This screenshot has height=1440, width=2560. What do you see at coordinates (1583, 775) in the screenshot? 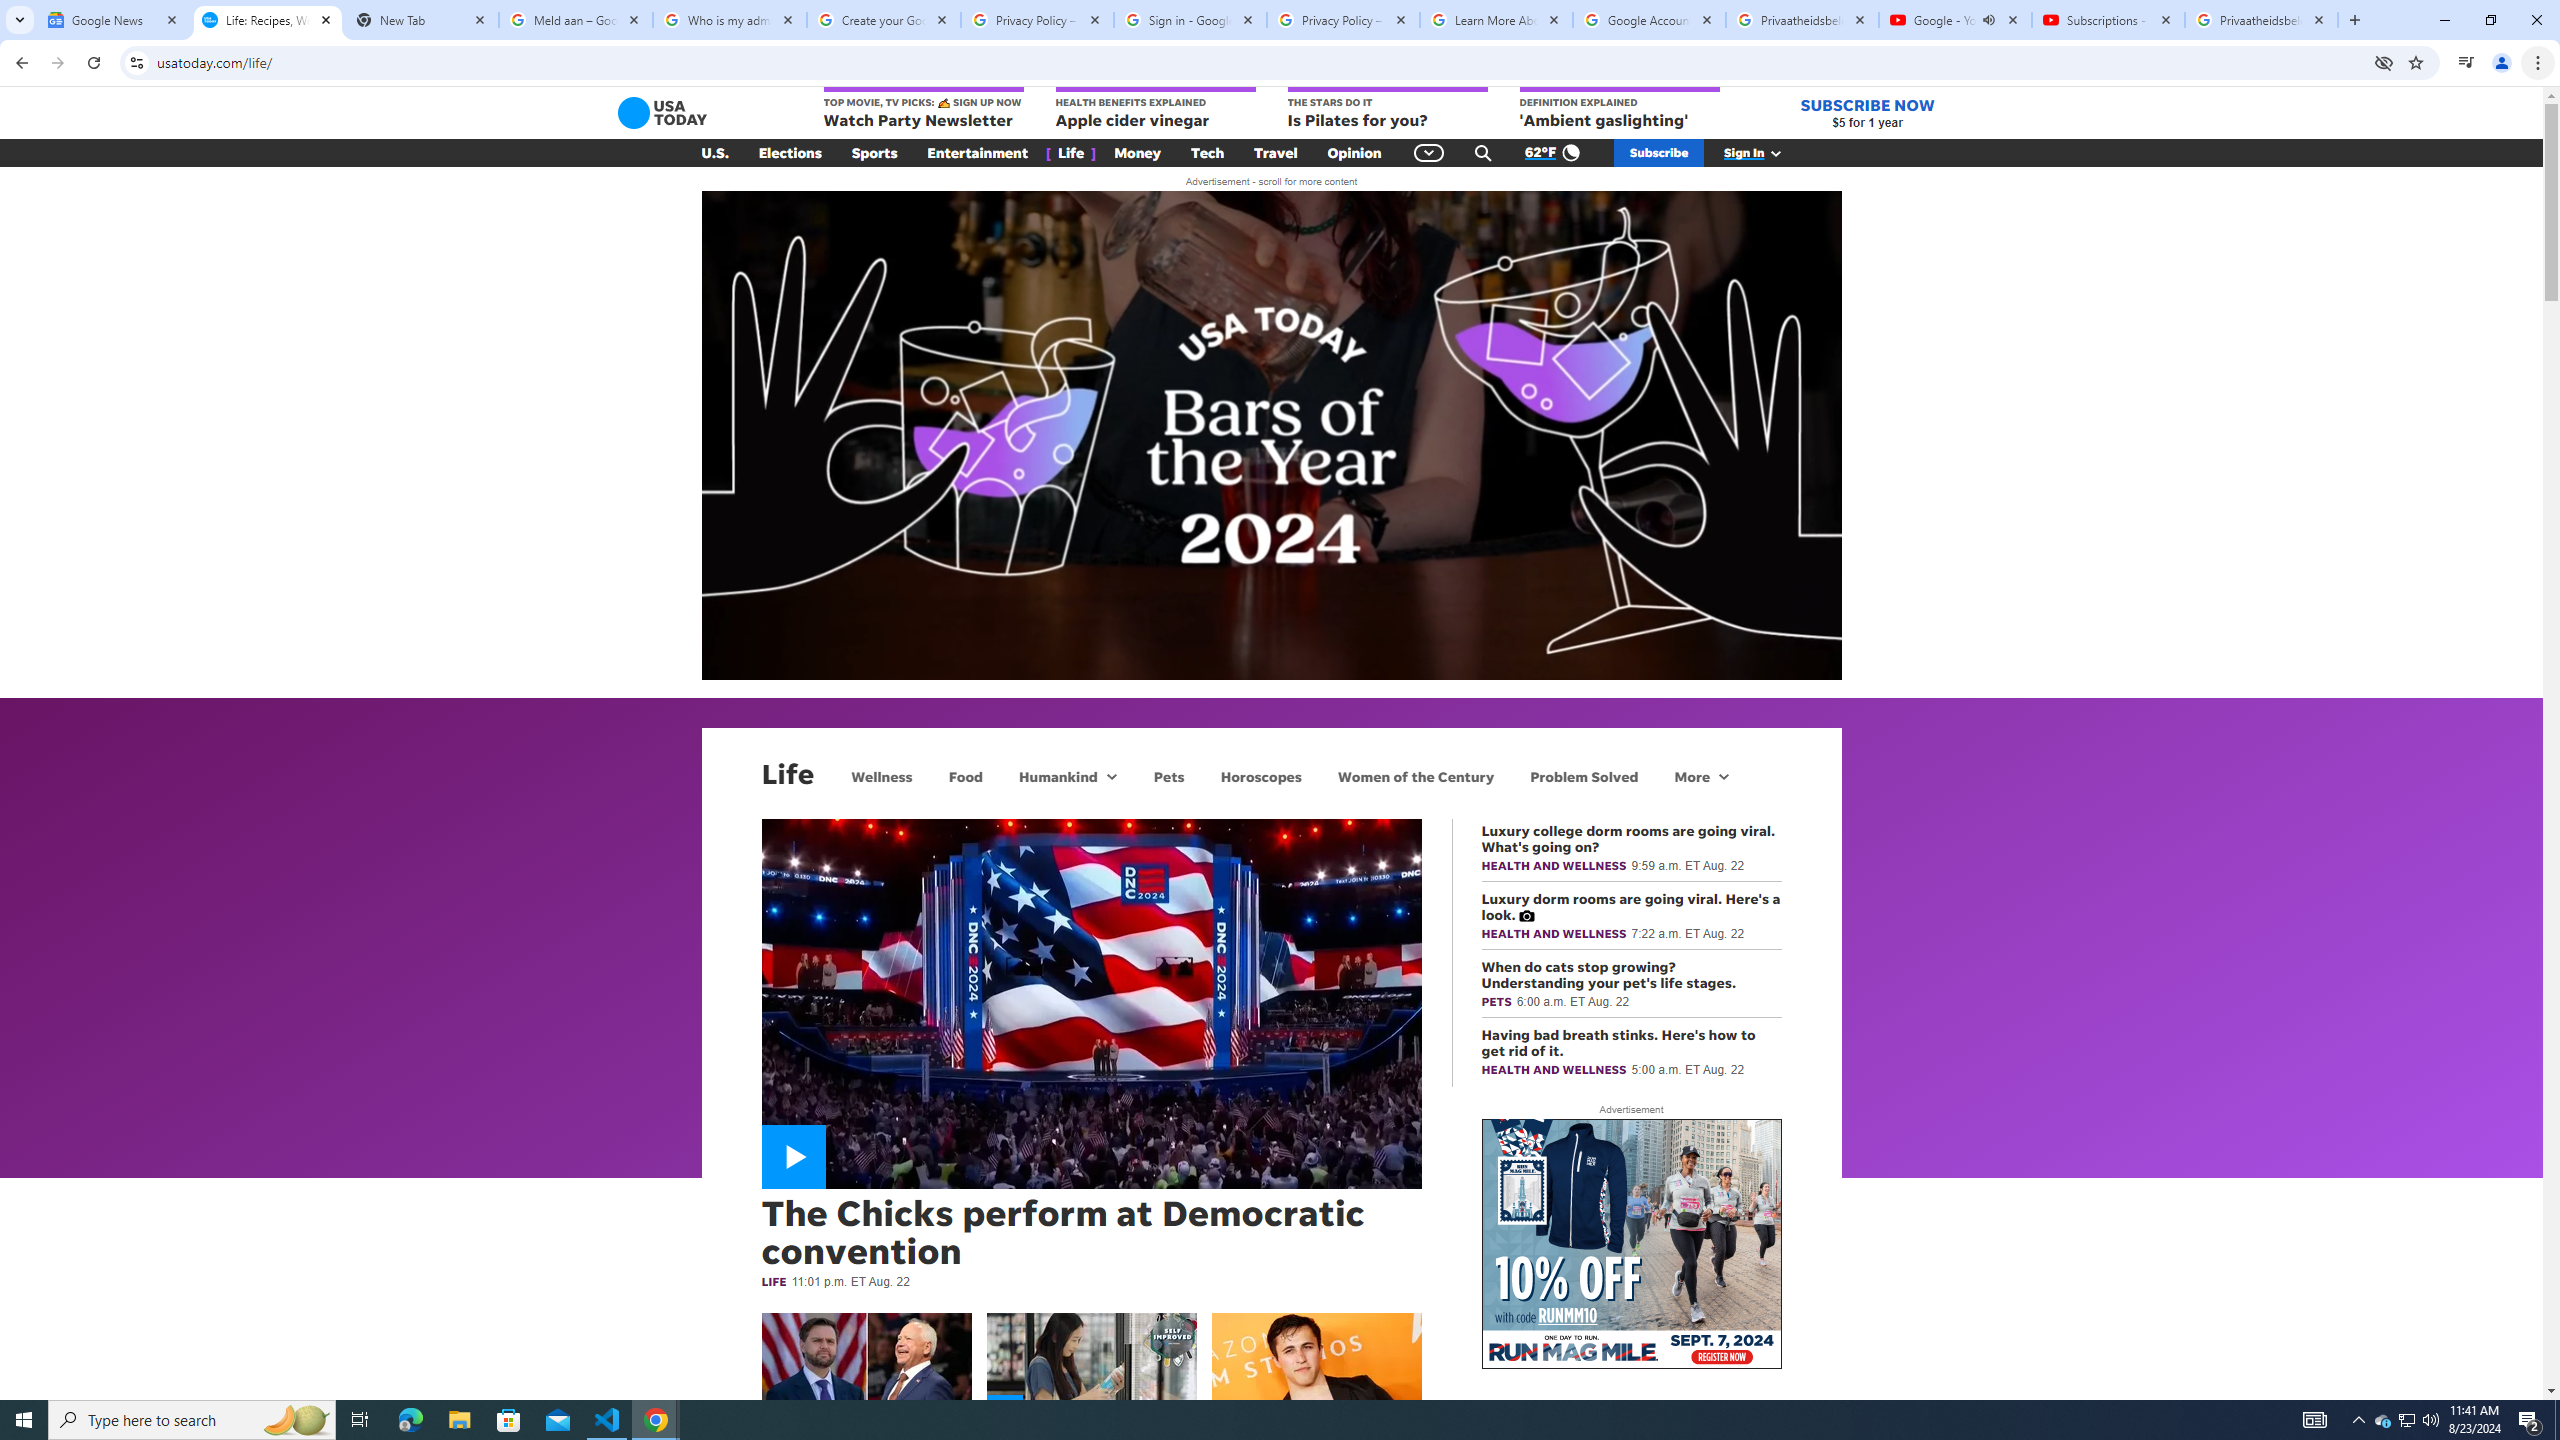
I see `'Problem Solved'` at bounding box center [1583, 775].